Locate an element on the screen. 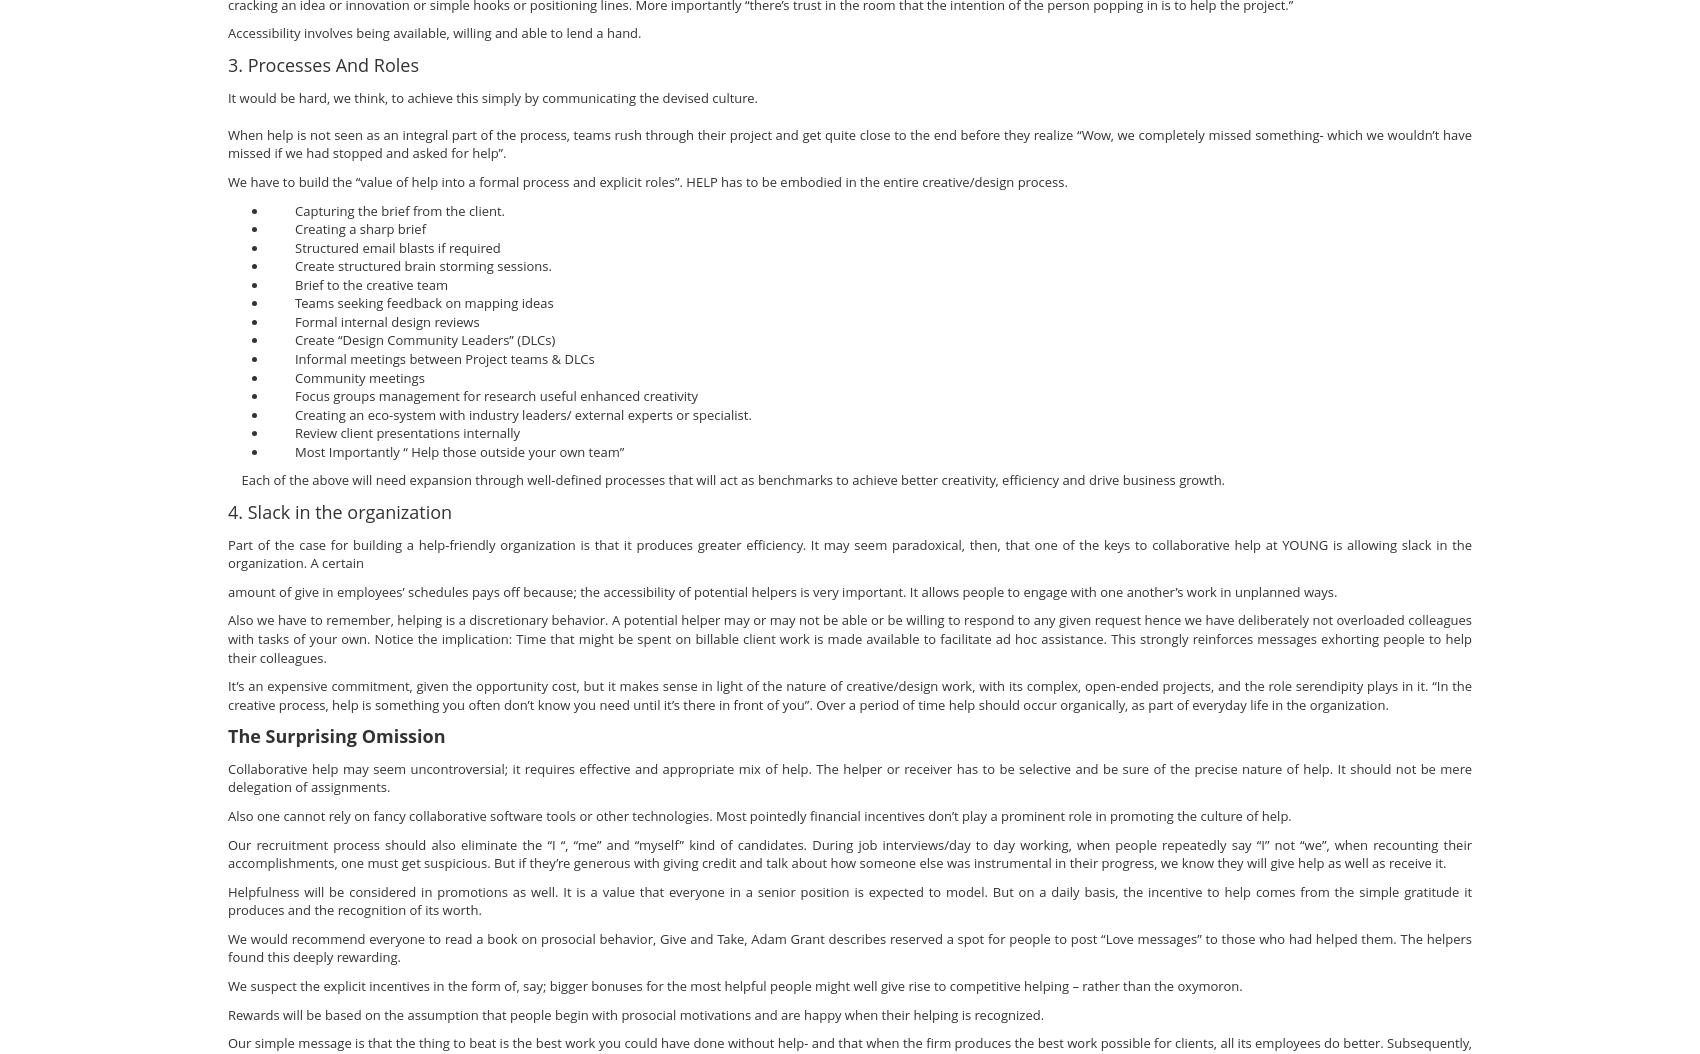 Image resolution: width=1700 pixels, height=1054 pixels. 'Also we have to remember, helping is a discretionary behavior. A potential helper may or may not be able or be willing to respond to any given request hence we have deliberately not overloaded colleagues with tasks of your own. Notice the implication: Time that might be spent on billable client work is made available to facilitate ad hoc assistance. This strongly reinforces messages exhorting people to help their colleagues.' is located at coordinates (848, 638).